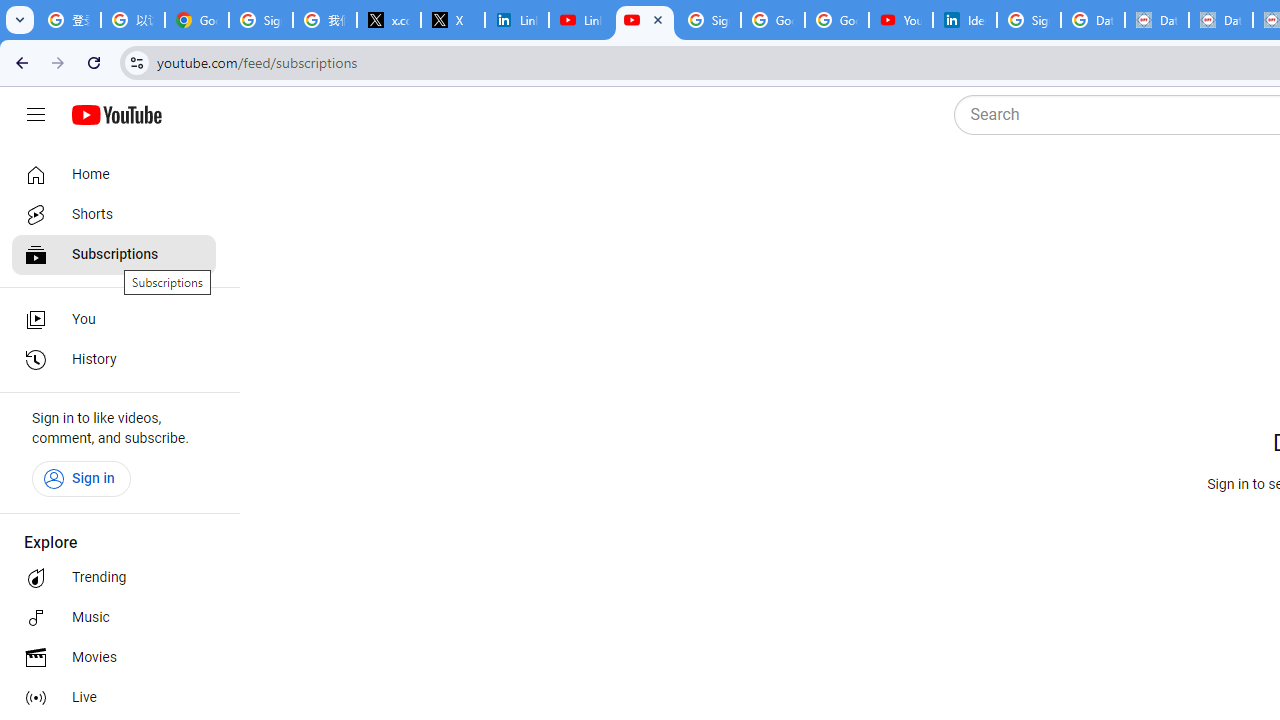 The height and width of the screenshot is (720, 1280). What do you see at coordinates (580, 20) in the screenshot?
I see `'LinkedIn - YouTube'` at bounding box center [580, 20].